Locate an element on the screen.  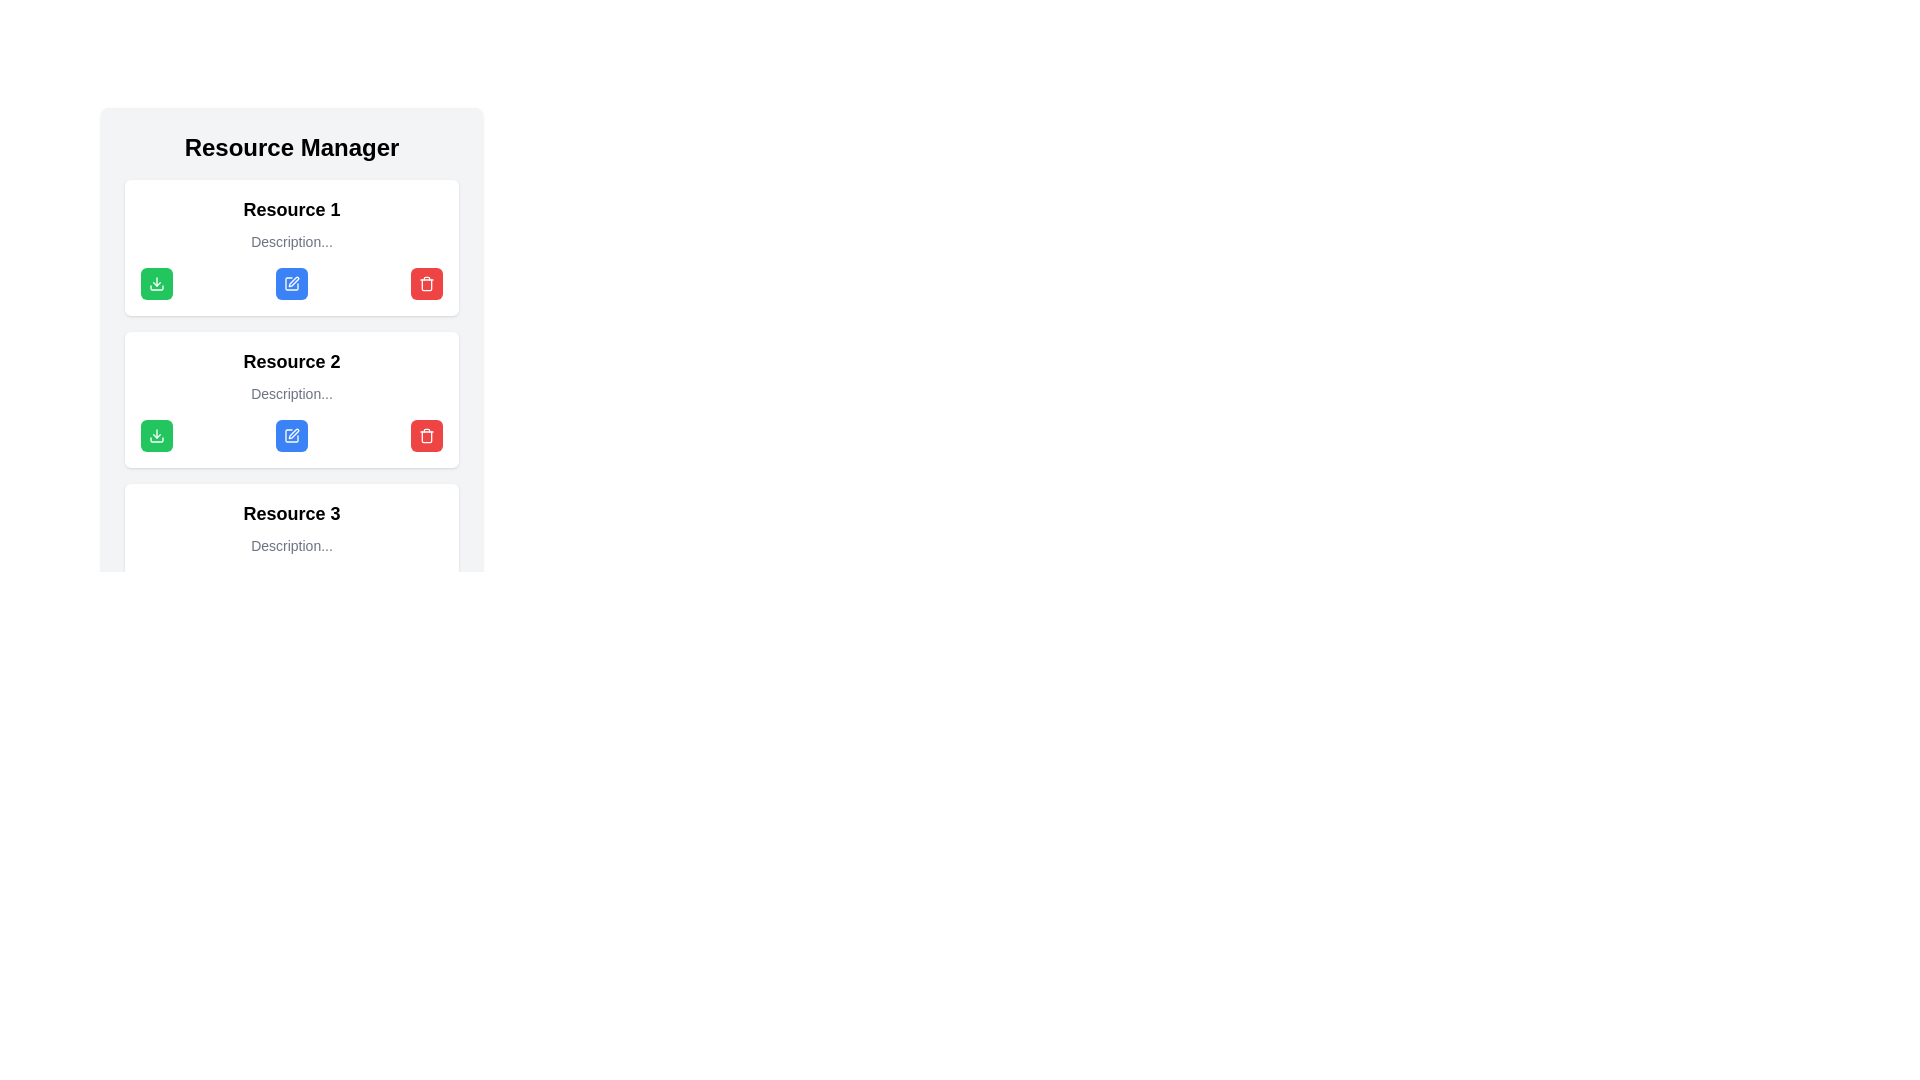
the green circular button with a downward arrow icon in the first row labeled 'Resource 1' to activate the download is located at coordinates (156, 434).